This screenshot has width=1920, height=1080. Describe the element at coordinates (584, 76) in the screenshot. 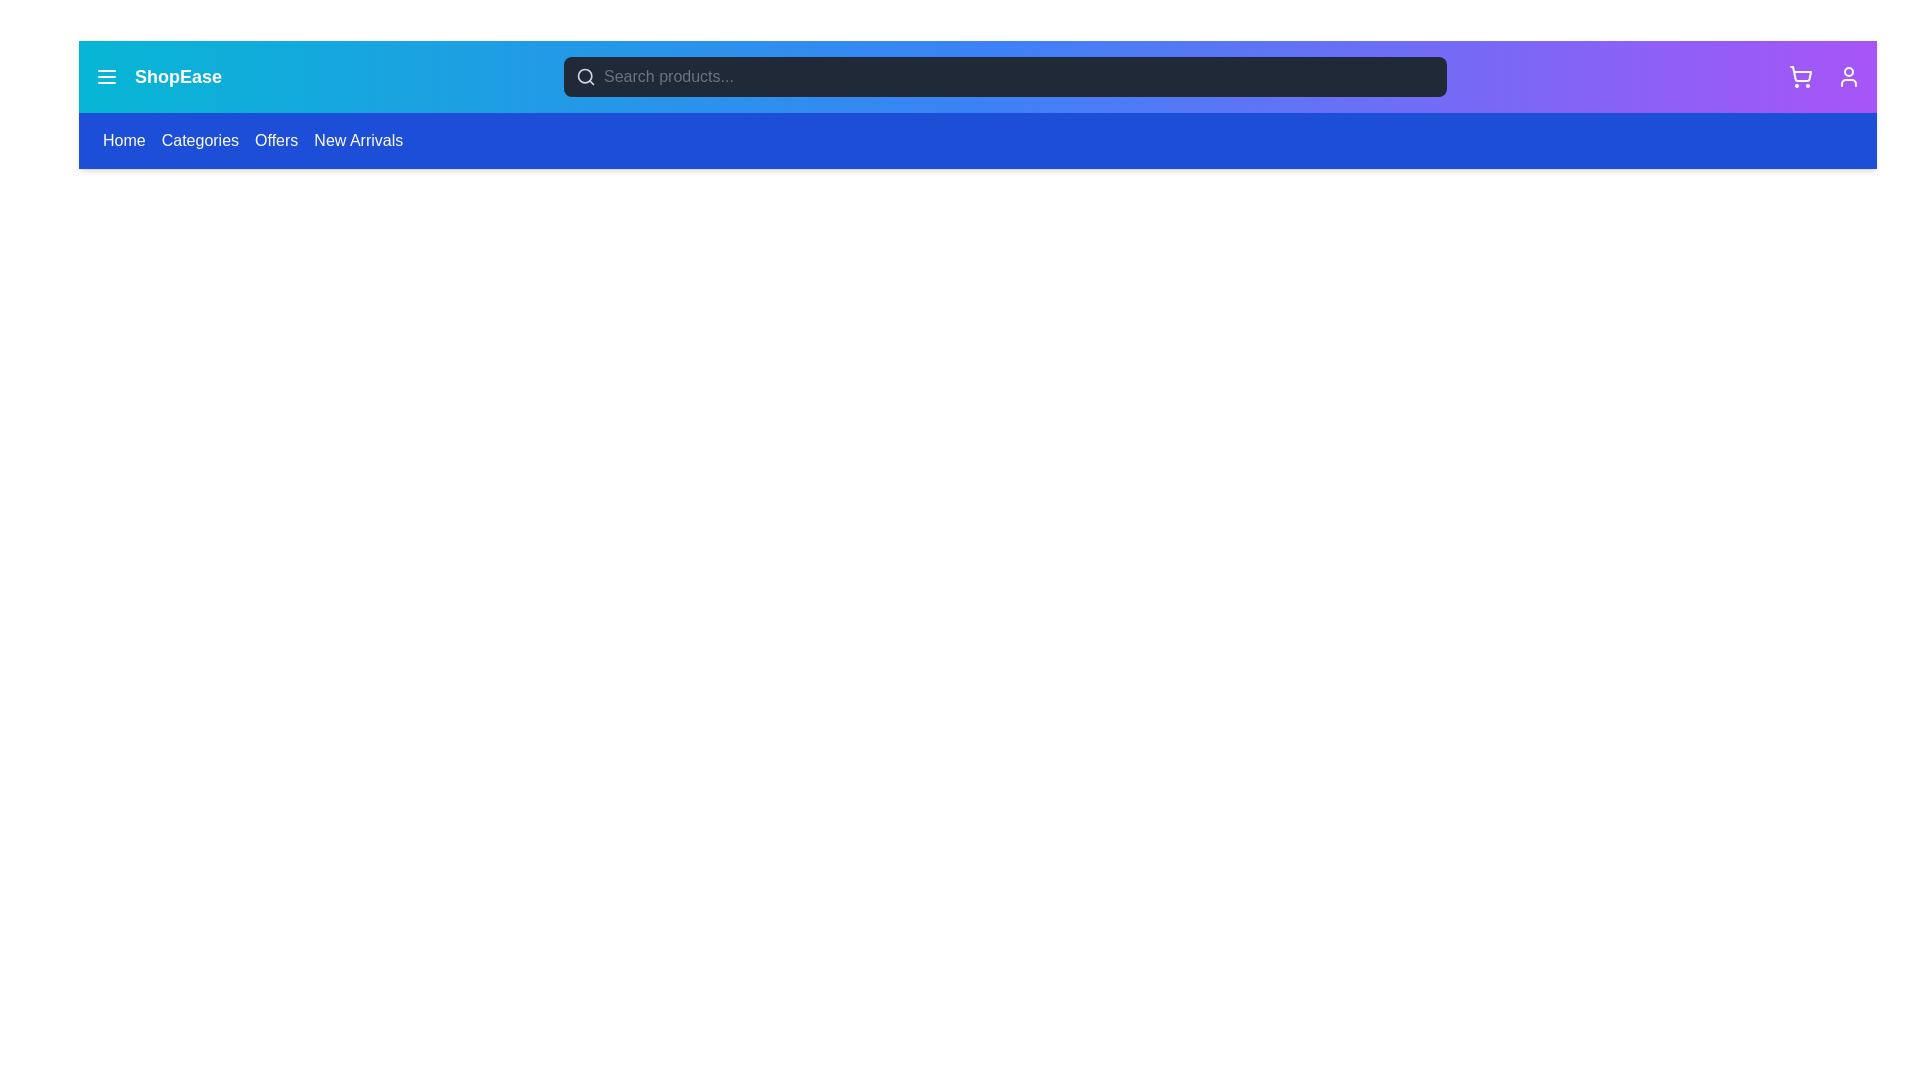

I see `the magnifying glass icon representing search functionality, which is positioned inside a black input field on the left side, styled in light gray` at that location.